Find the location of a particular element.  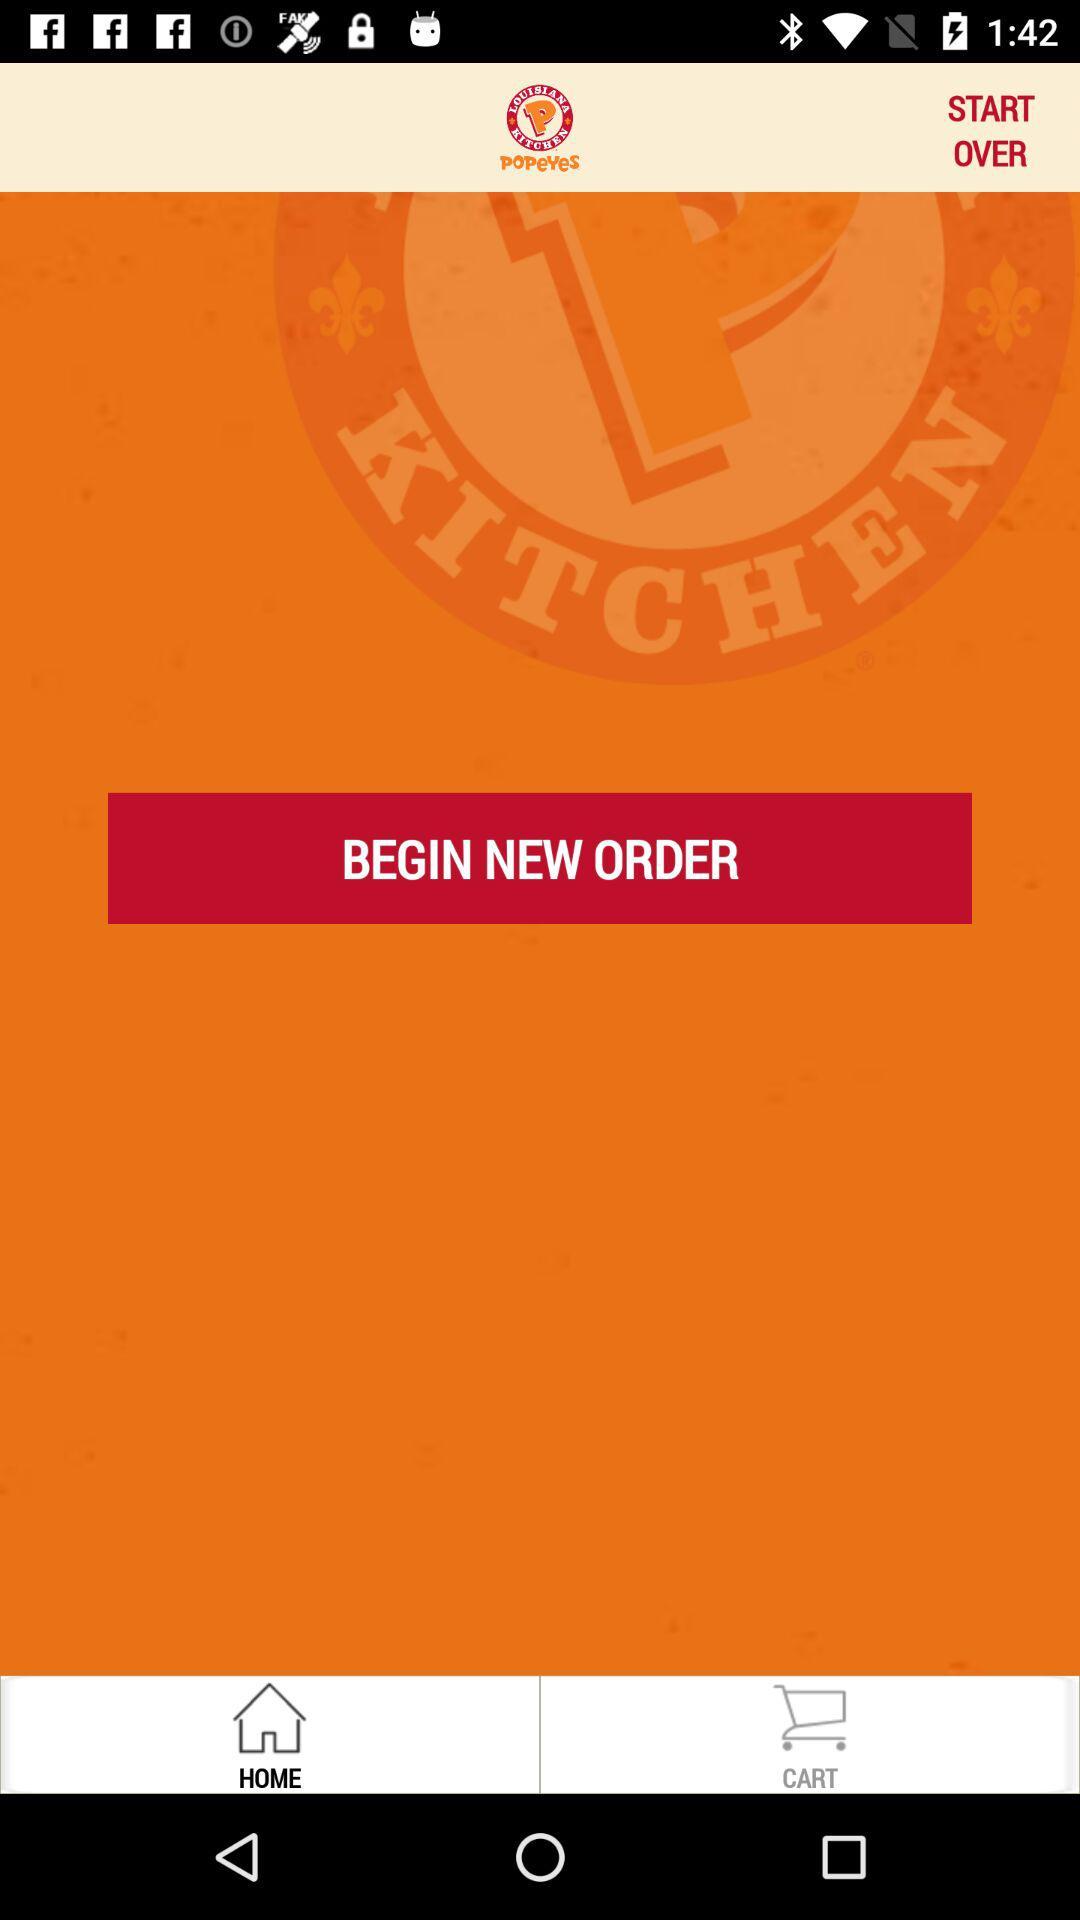

the cart item is located at coordinates (810, 1777).